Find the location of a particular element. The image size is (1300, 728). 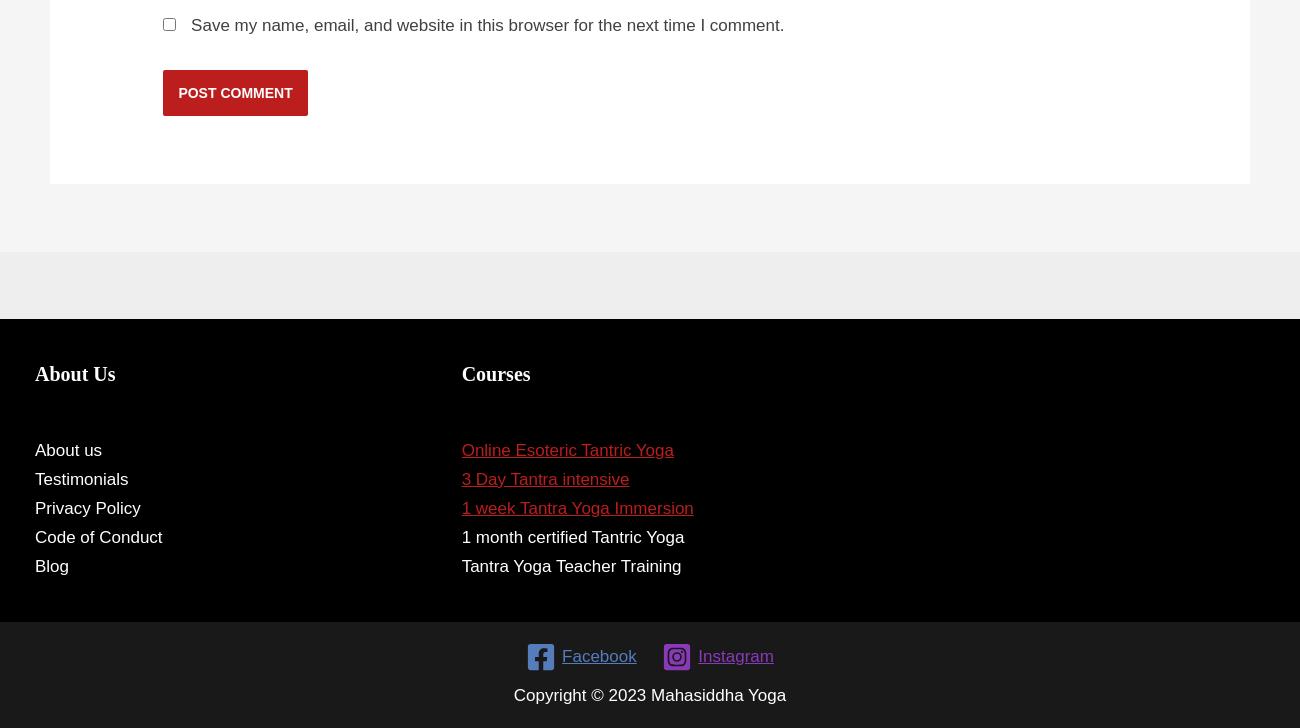

'3 Day Tantra intensive' is located at coordinates (459, 478).